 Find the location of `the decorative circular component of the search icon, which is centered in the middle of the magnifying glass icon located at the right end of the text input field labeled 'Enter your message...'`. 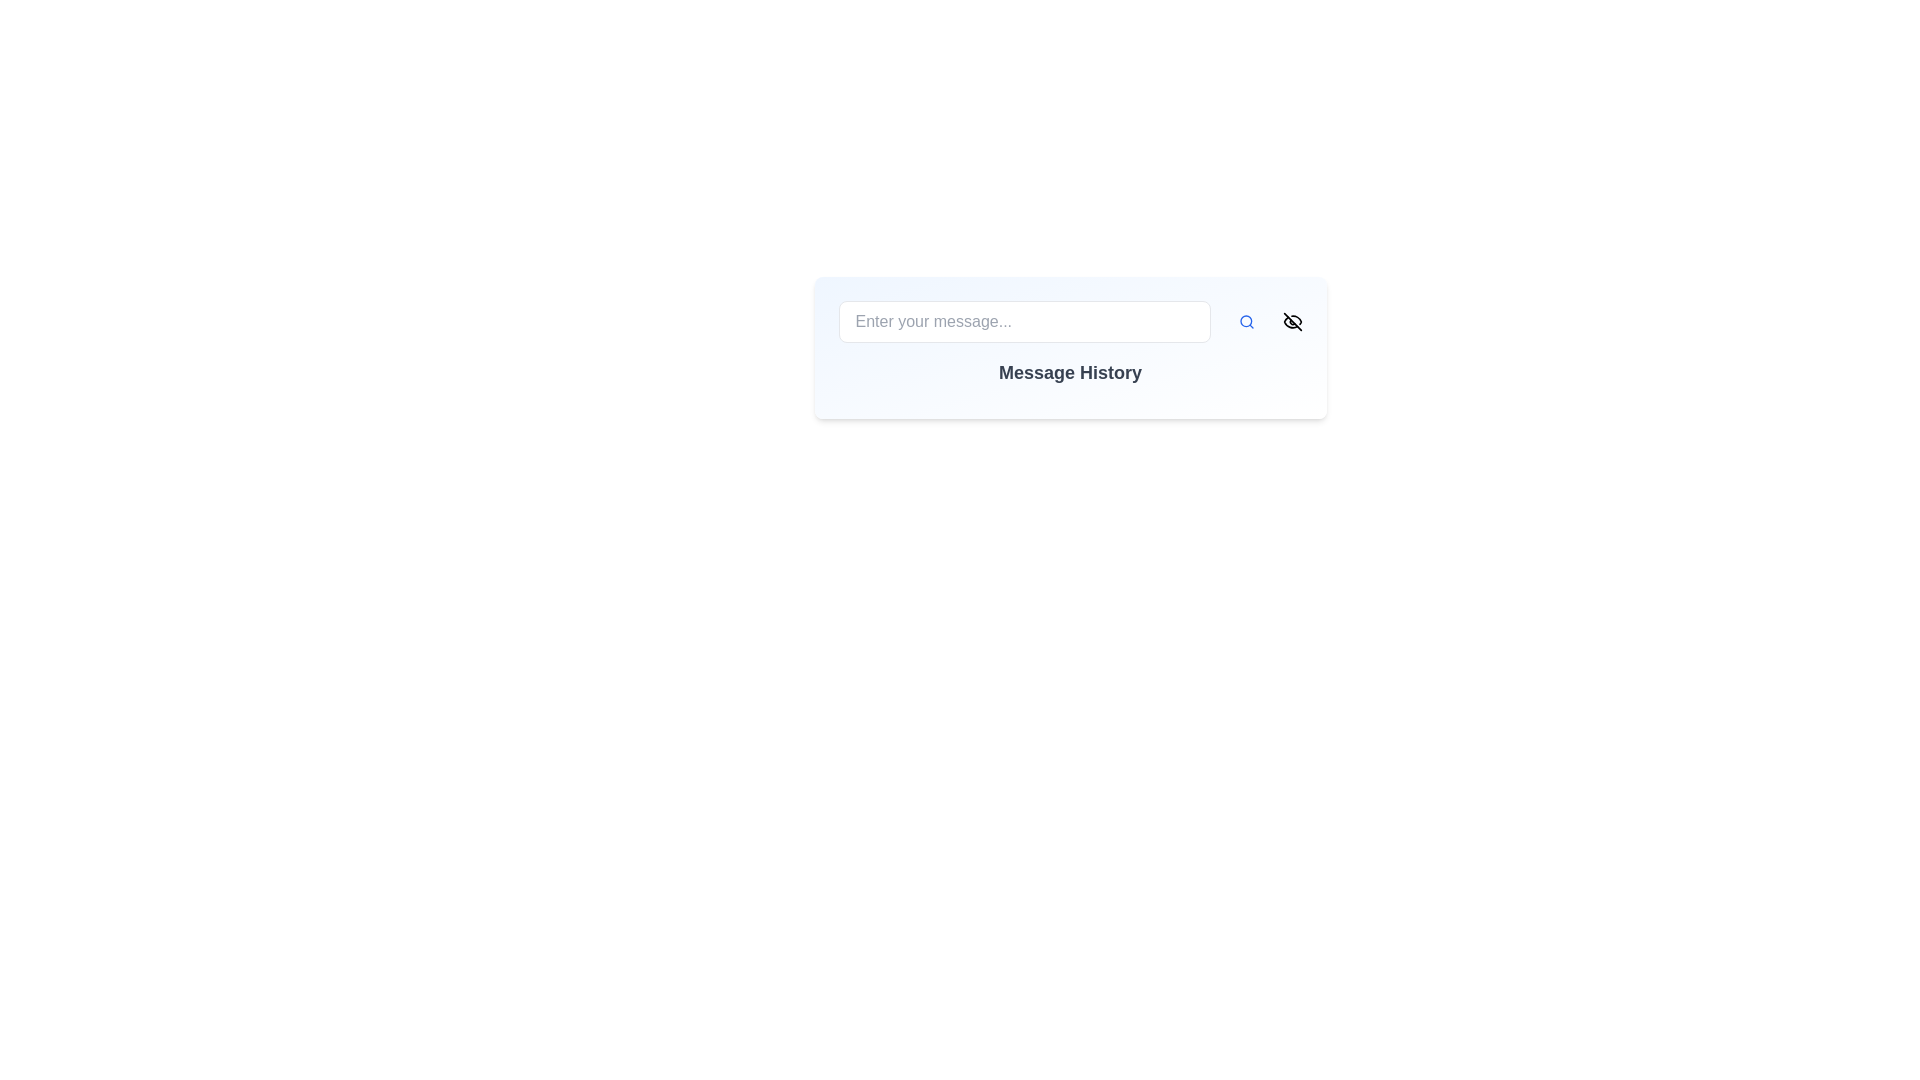

the decorative circular component of the search icon, which is centered in the middle of the magnifying glass icon located at the right end of the text input field labeled 'Enter your message...' is located at coordinates (1244, 320).